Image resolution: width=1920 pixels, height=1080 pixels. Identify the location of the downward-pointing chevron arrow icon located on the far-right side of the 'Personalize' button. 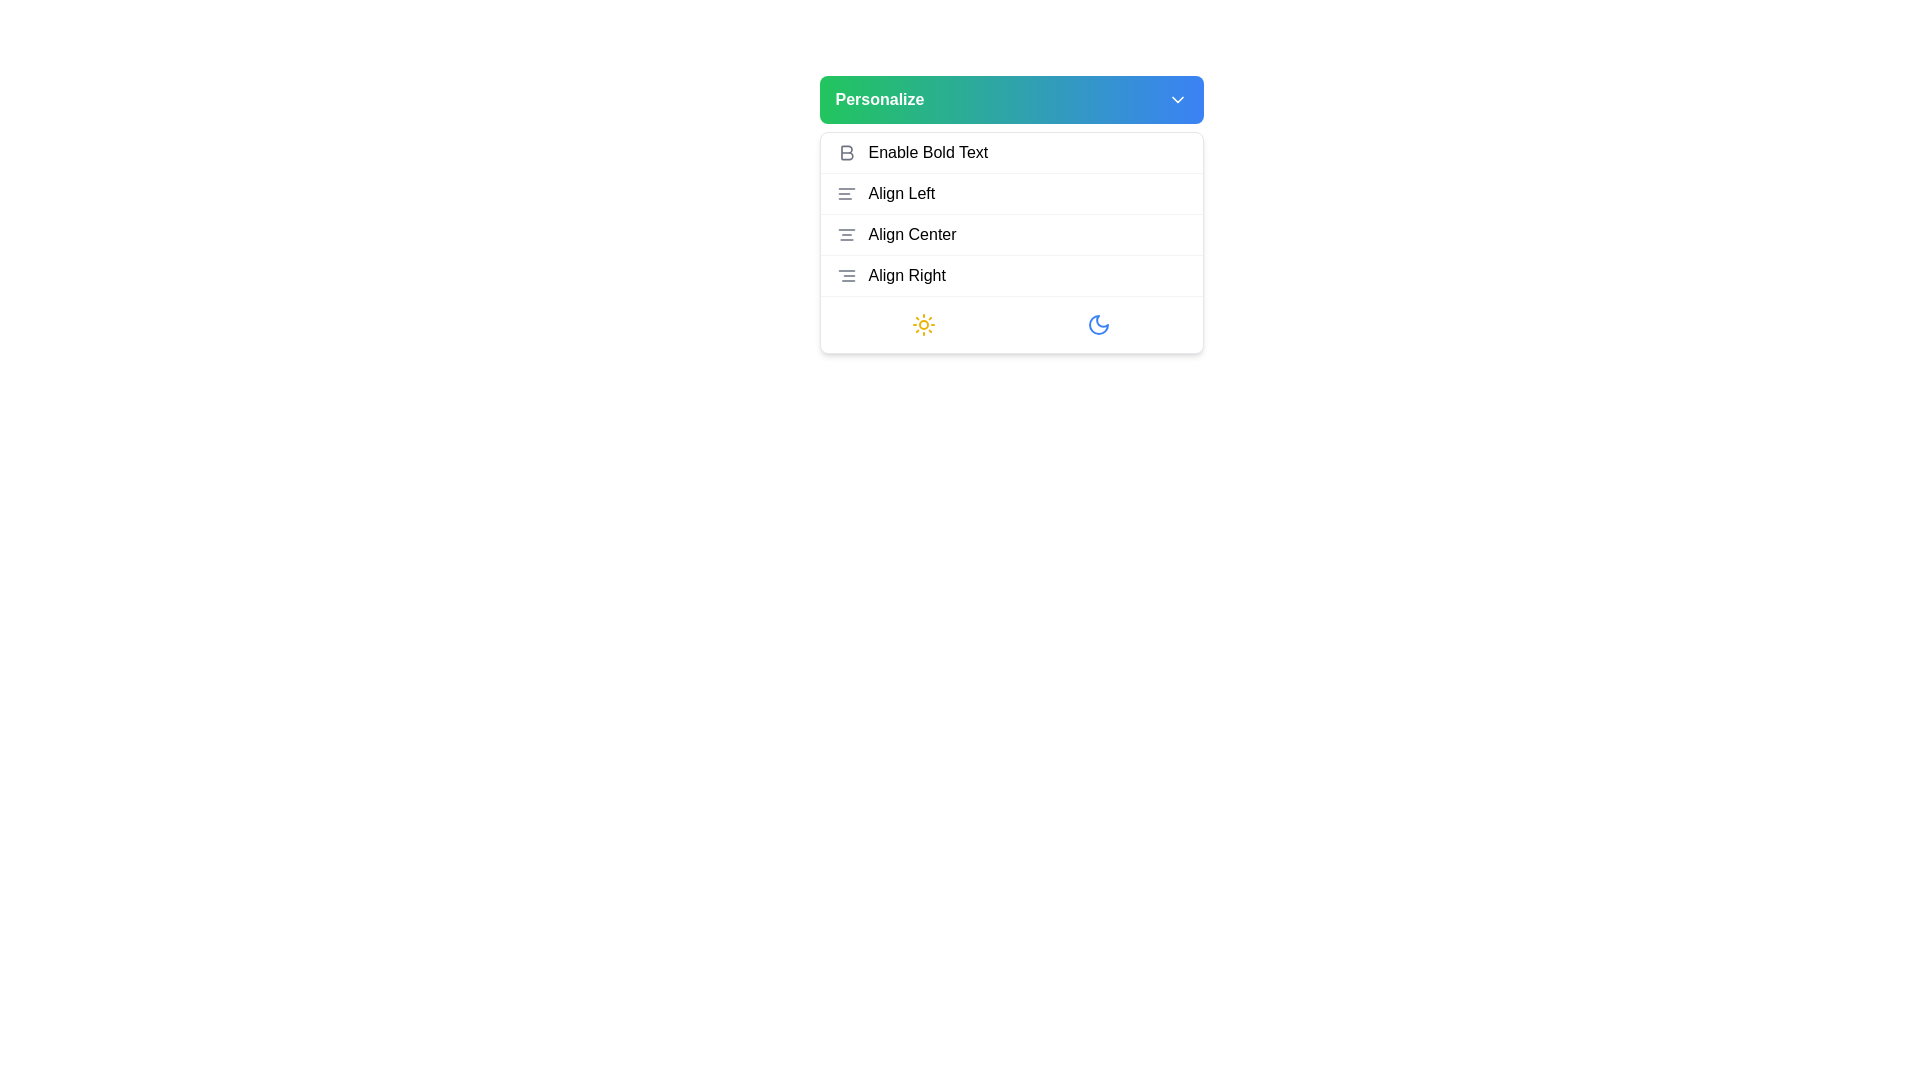
(1177, 100).